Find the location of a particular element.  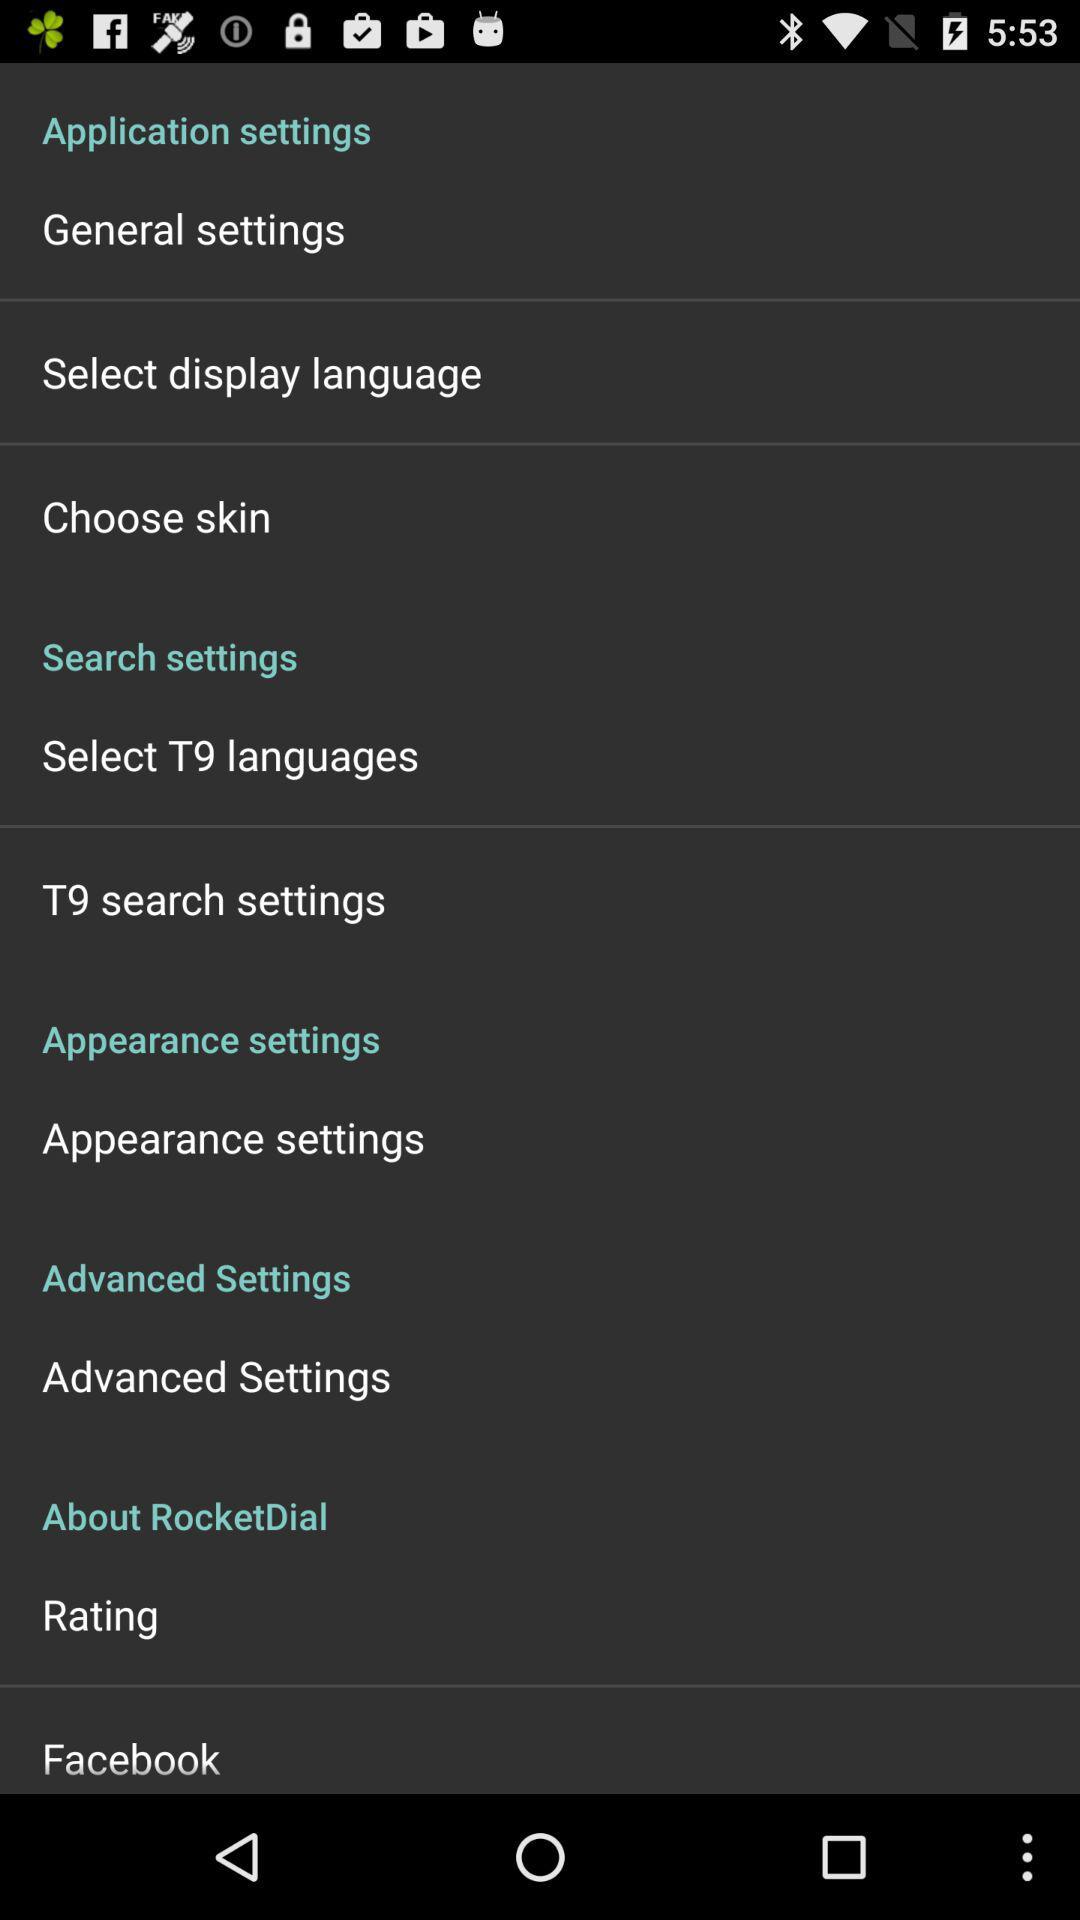

the icon above the search settings app is located at coordinates (155, 515).